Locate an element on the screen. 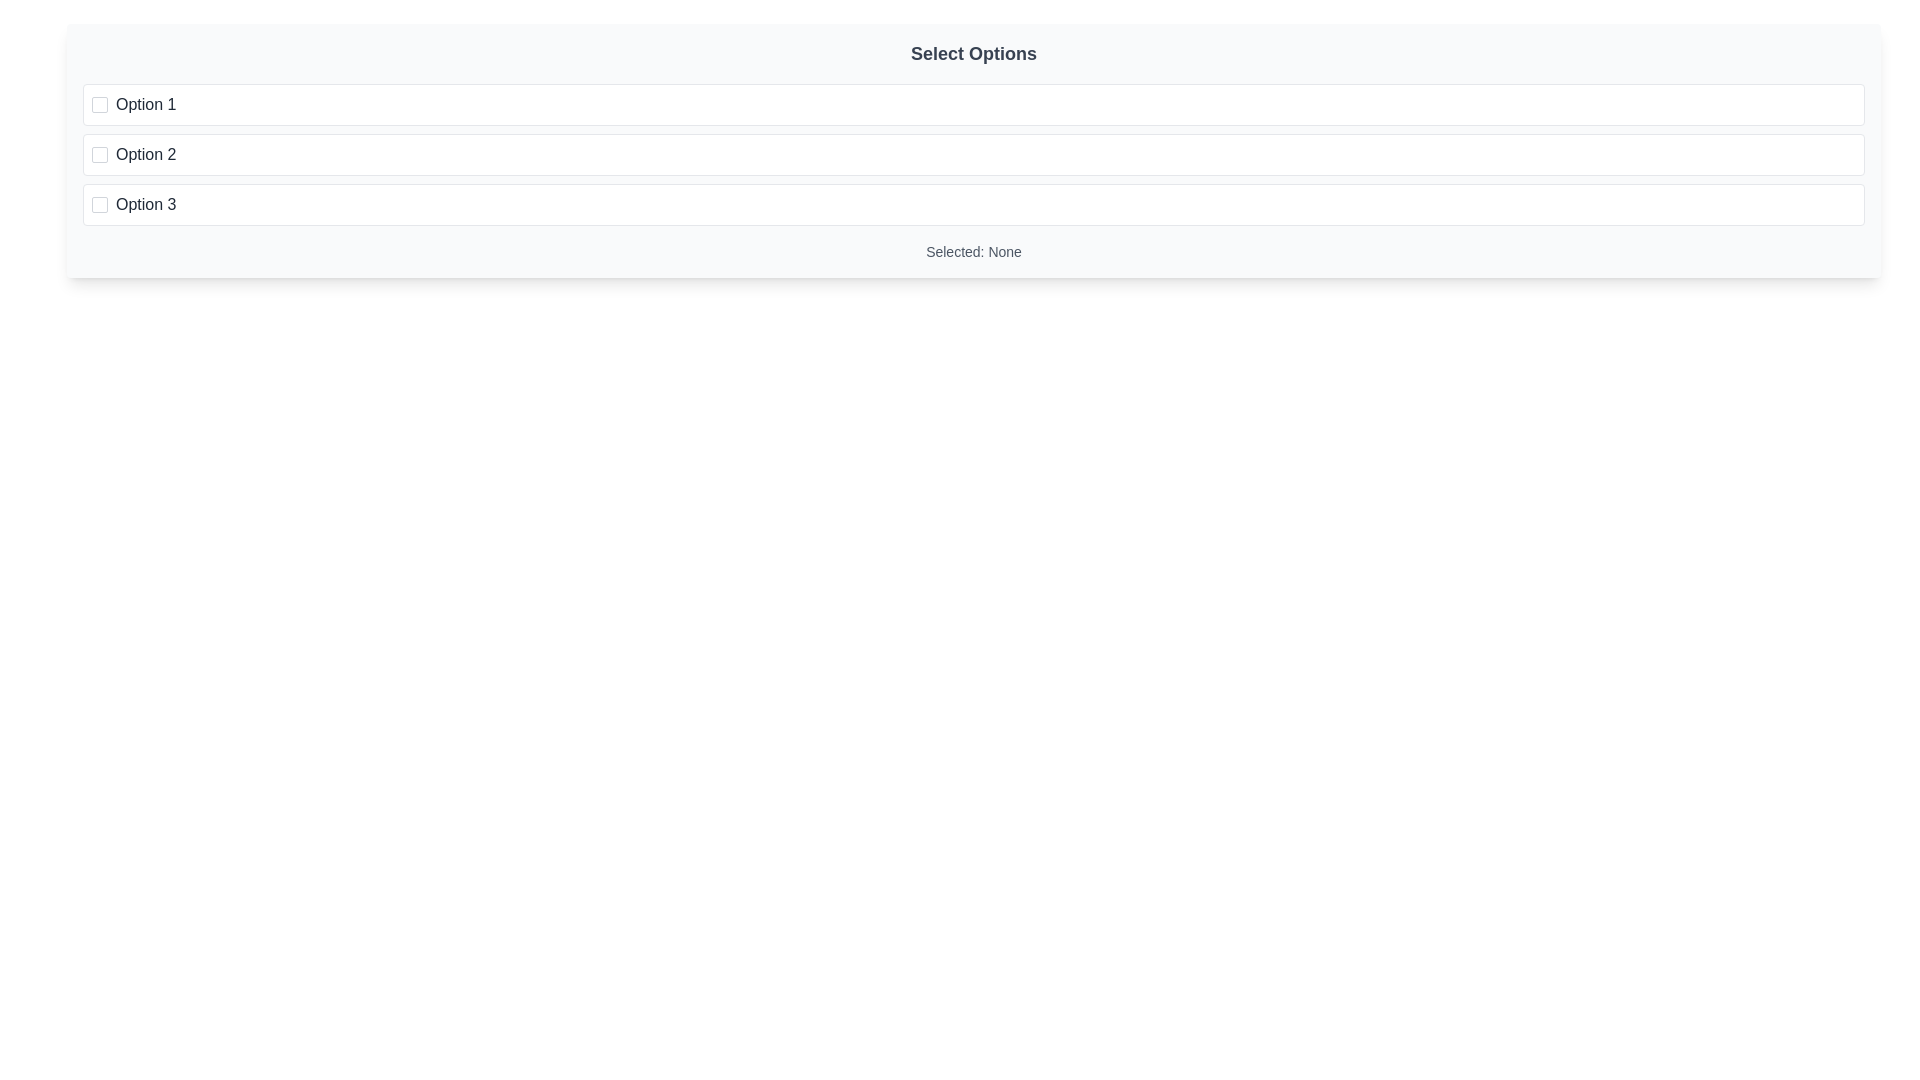  the checkbox located to the left of the text 'Option 3' is located at coordinates (99, 204).